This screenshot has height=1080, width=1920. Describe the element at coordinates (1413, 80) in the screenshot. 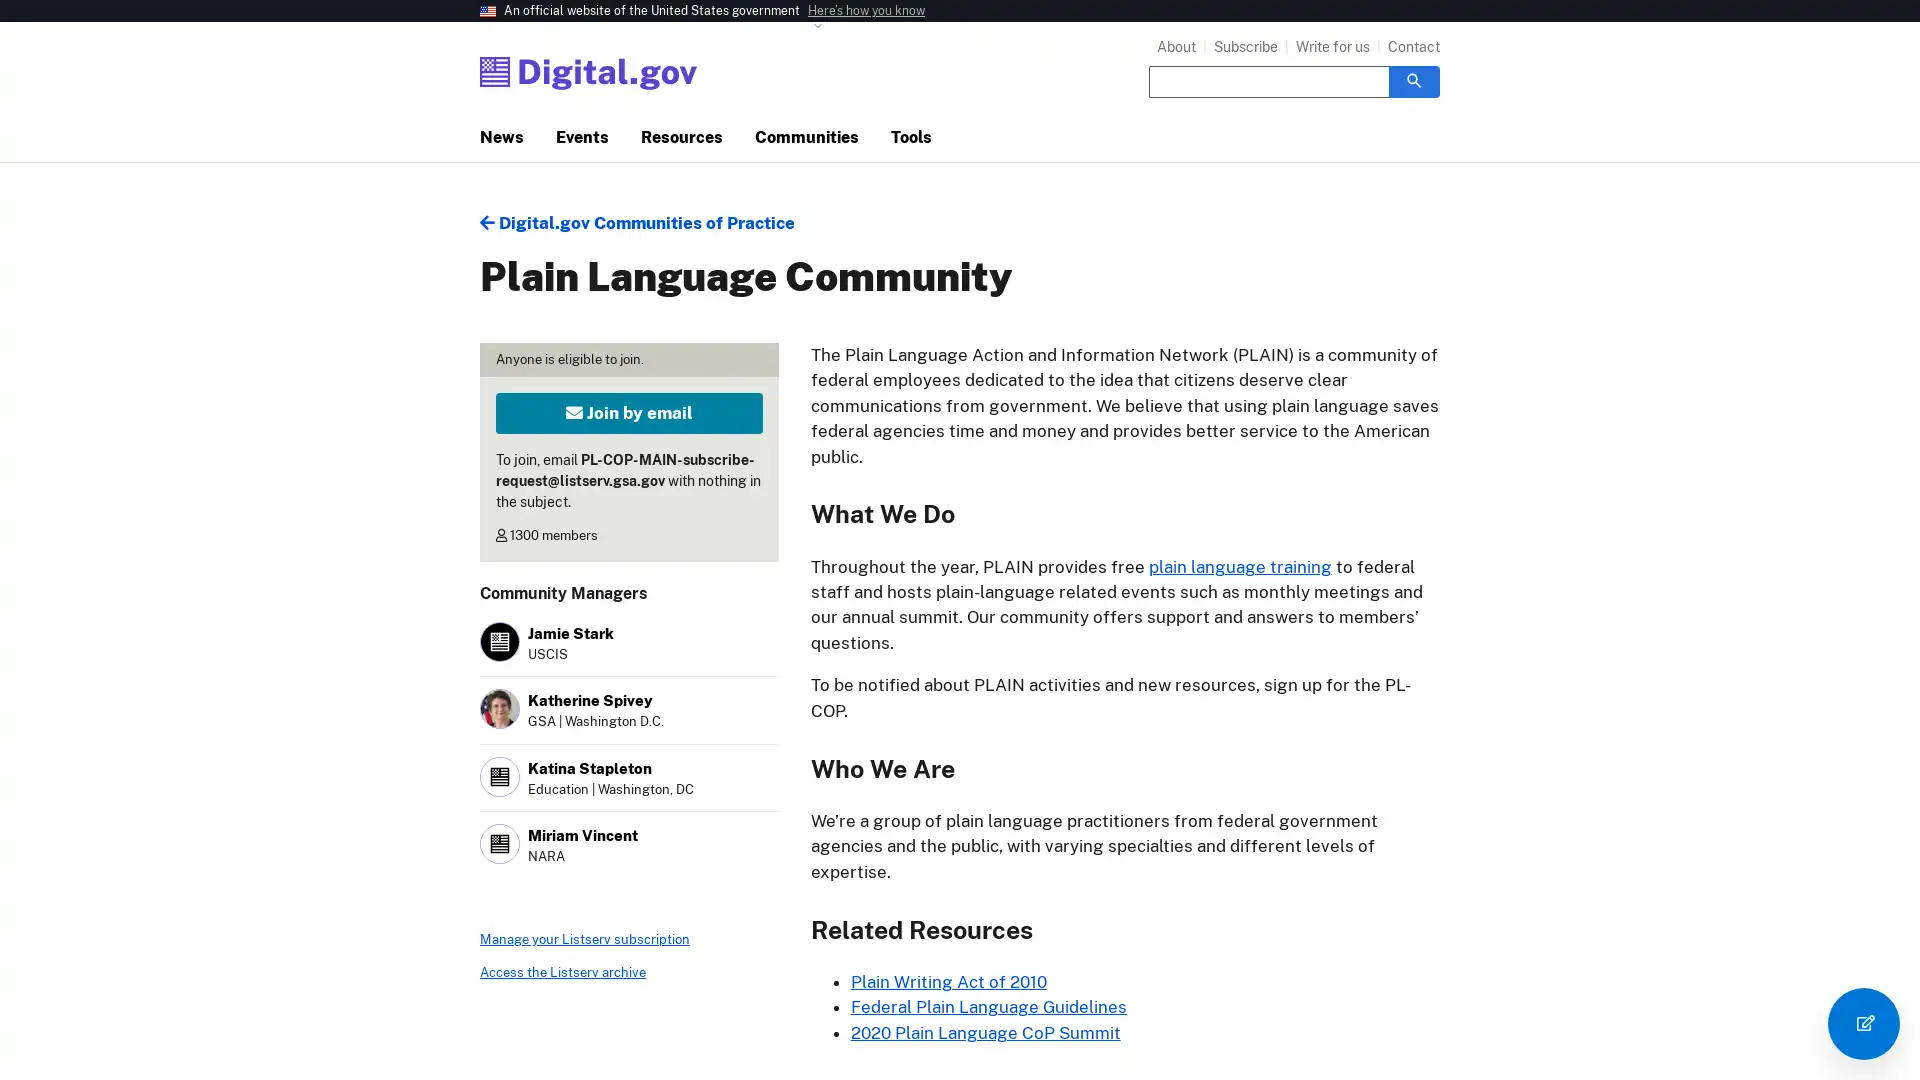

I see `Search` at that location.